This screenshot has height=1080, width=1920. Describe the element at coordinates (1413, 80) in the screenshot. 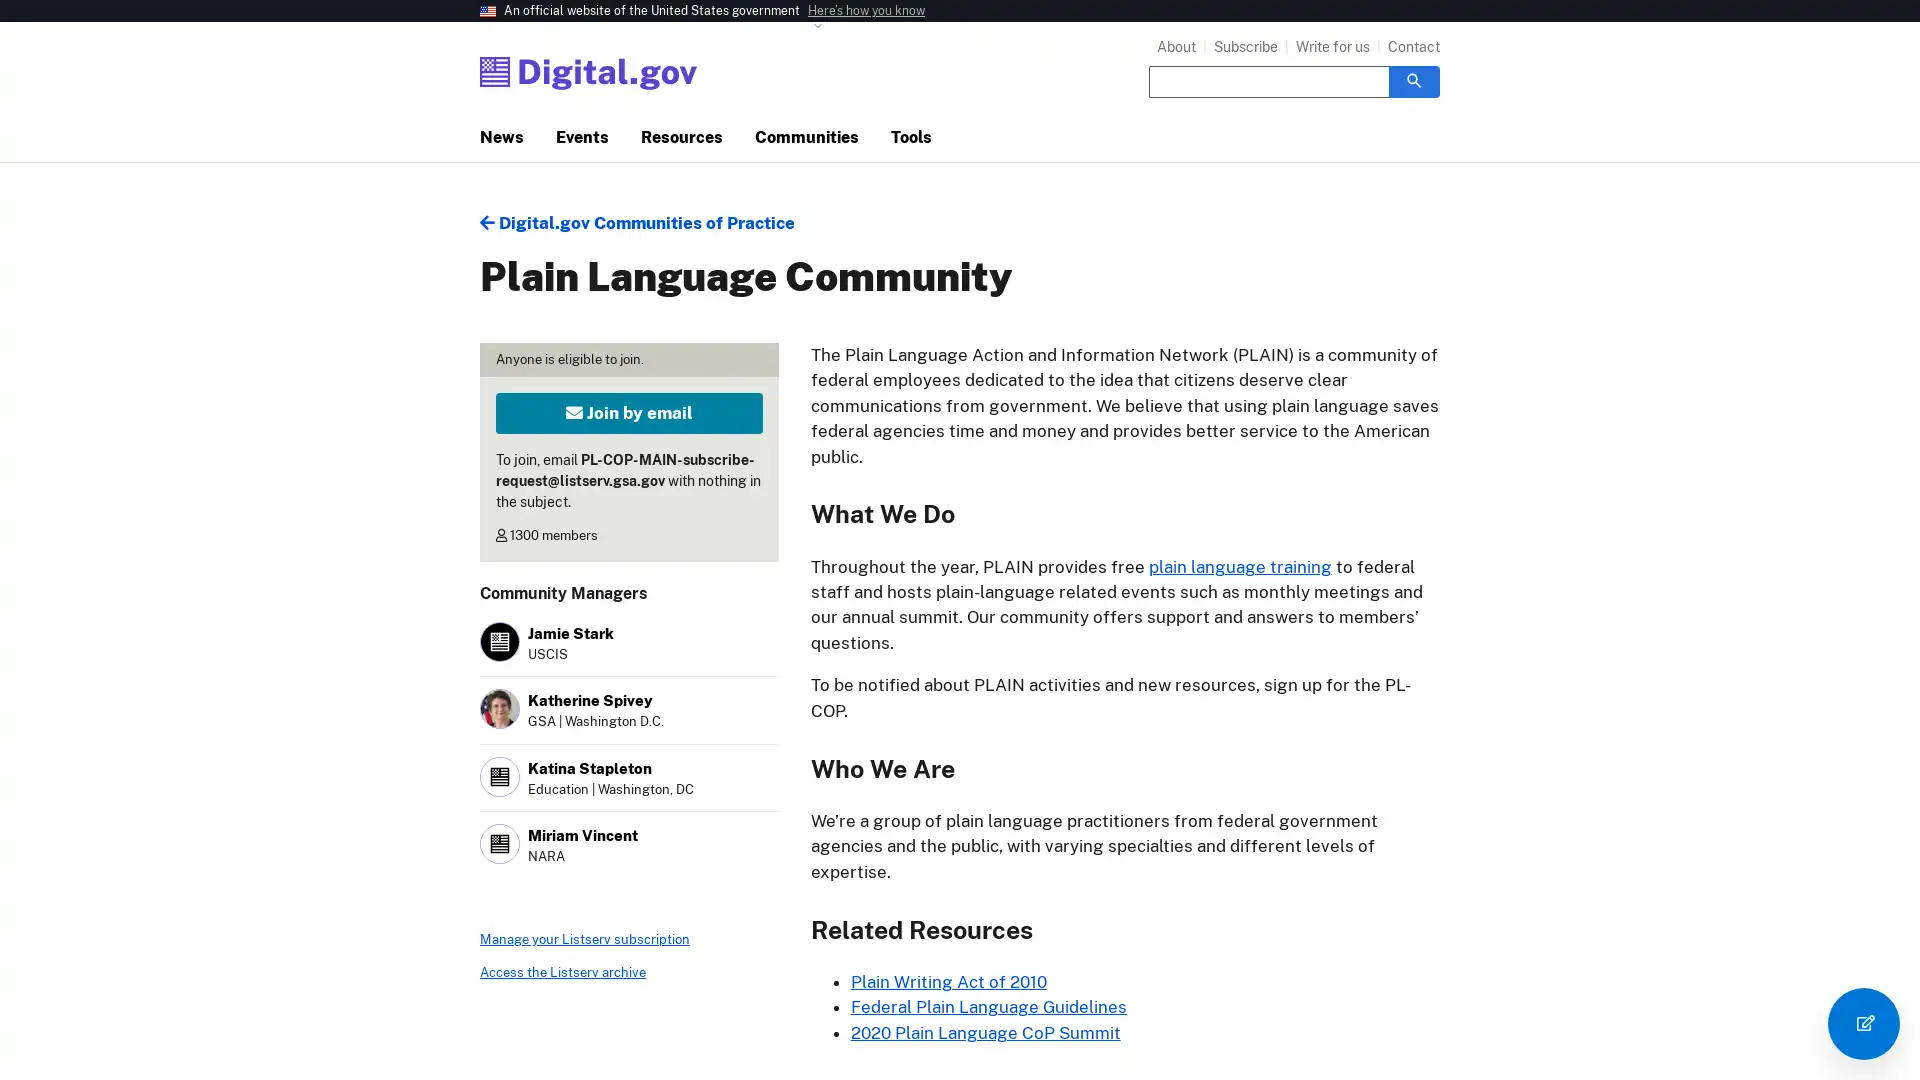

I see `Search` at that location.